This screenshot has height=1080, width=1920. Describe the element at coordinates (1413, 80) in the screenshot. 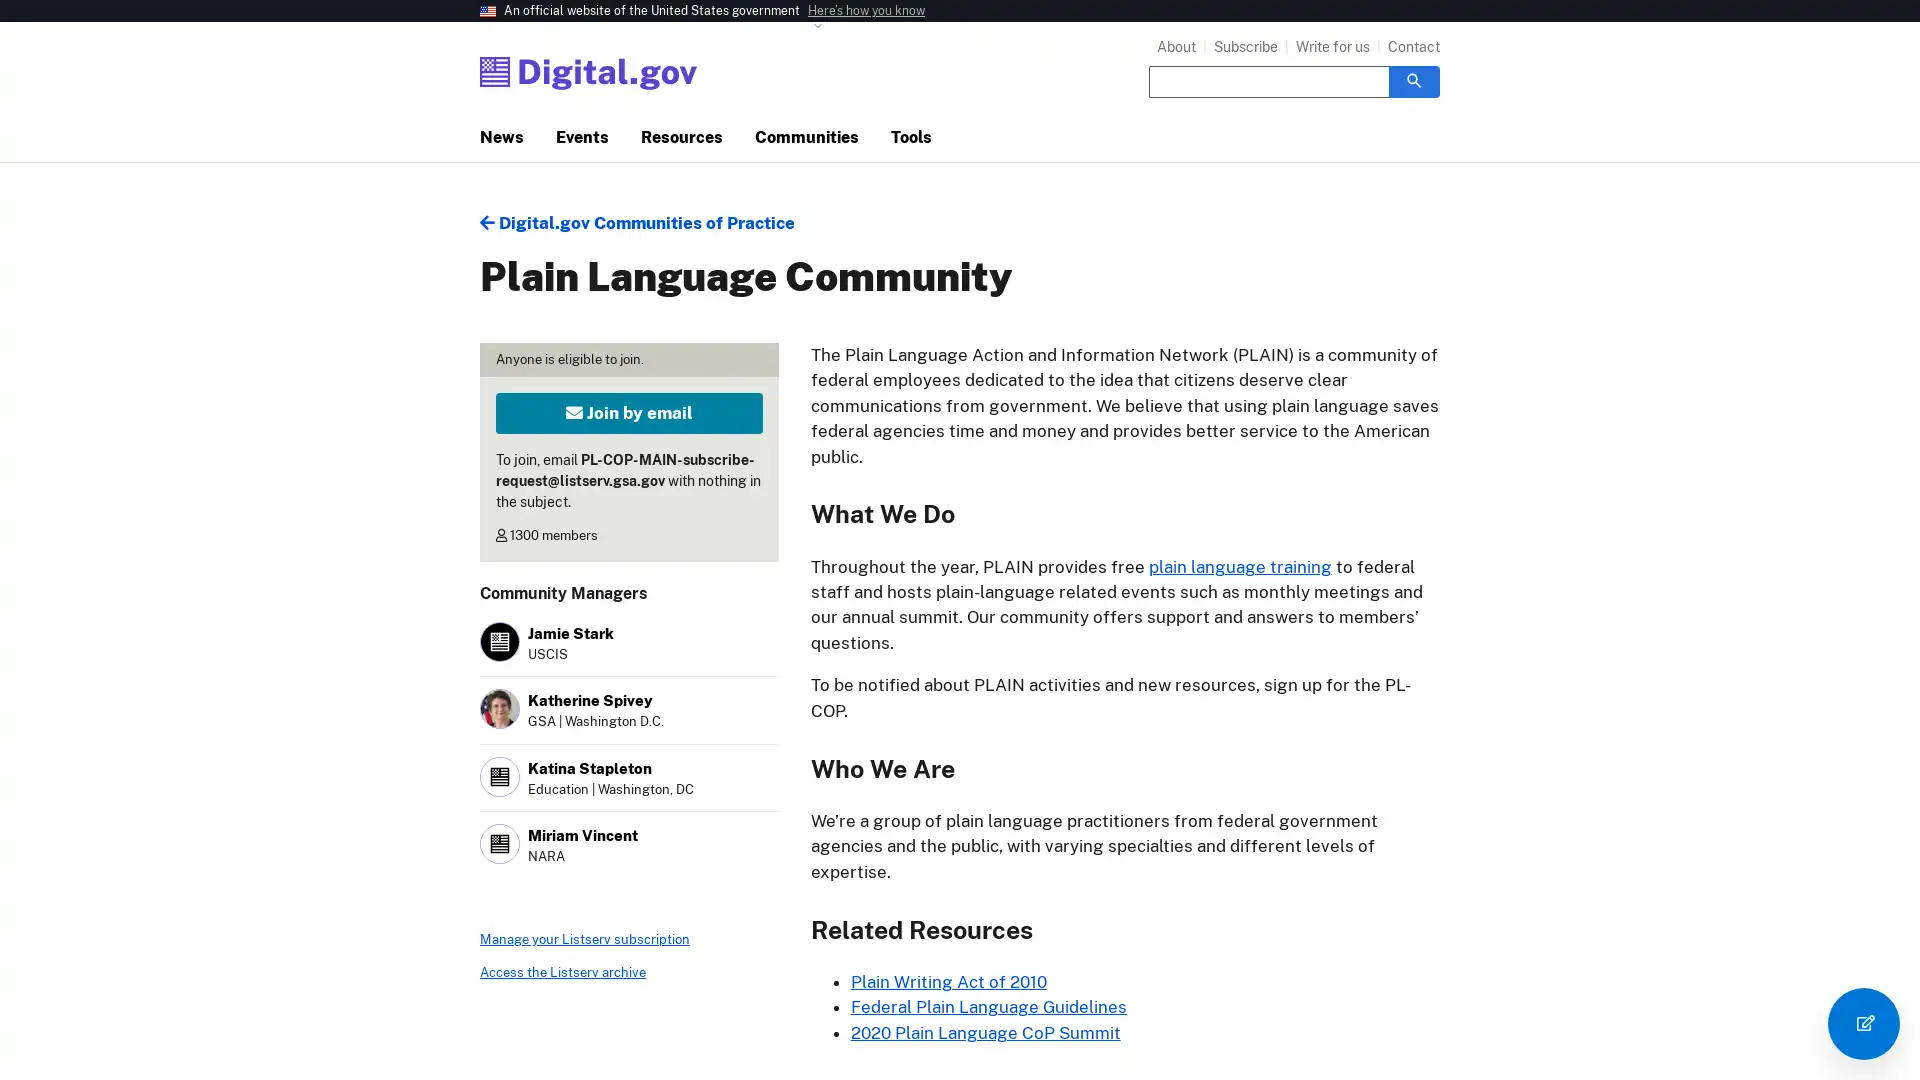

I see `Search` at that location.